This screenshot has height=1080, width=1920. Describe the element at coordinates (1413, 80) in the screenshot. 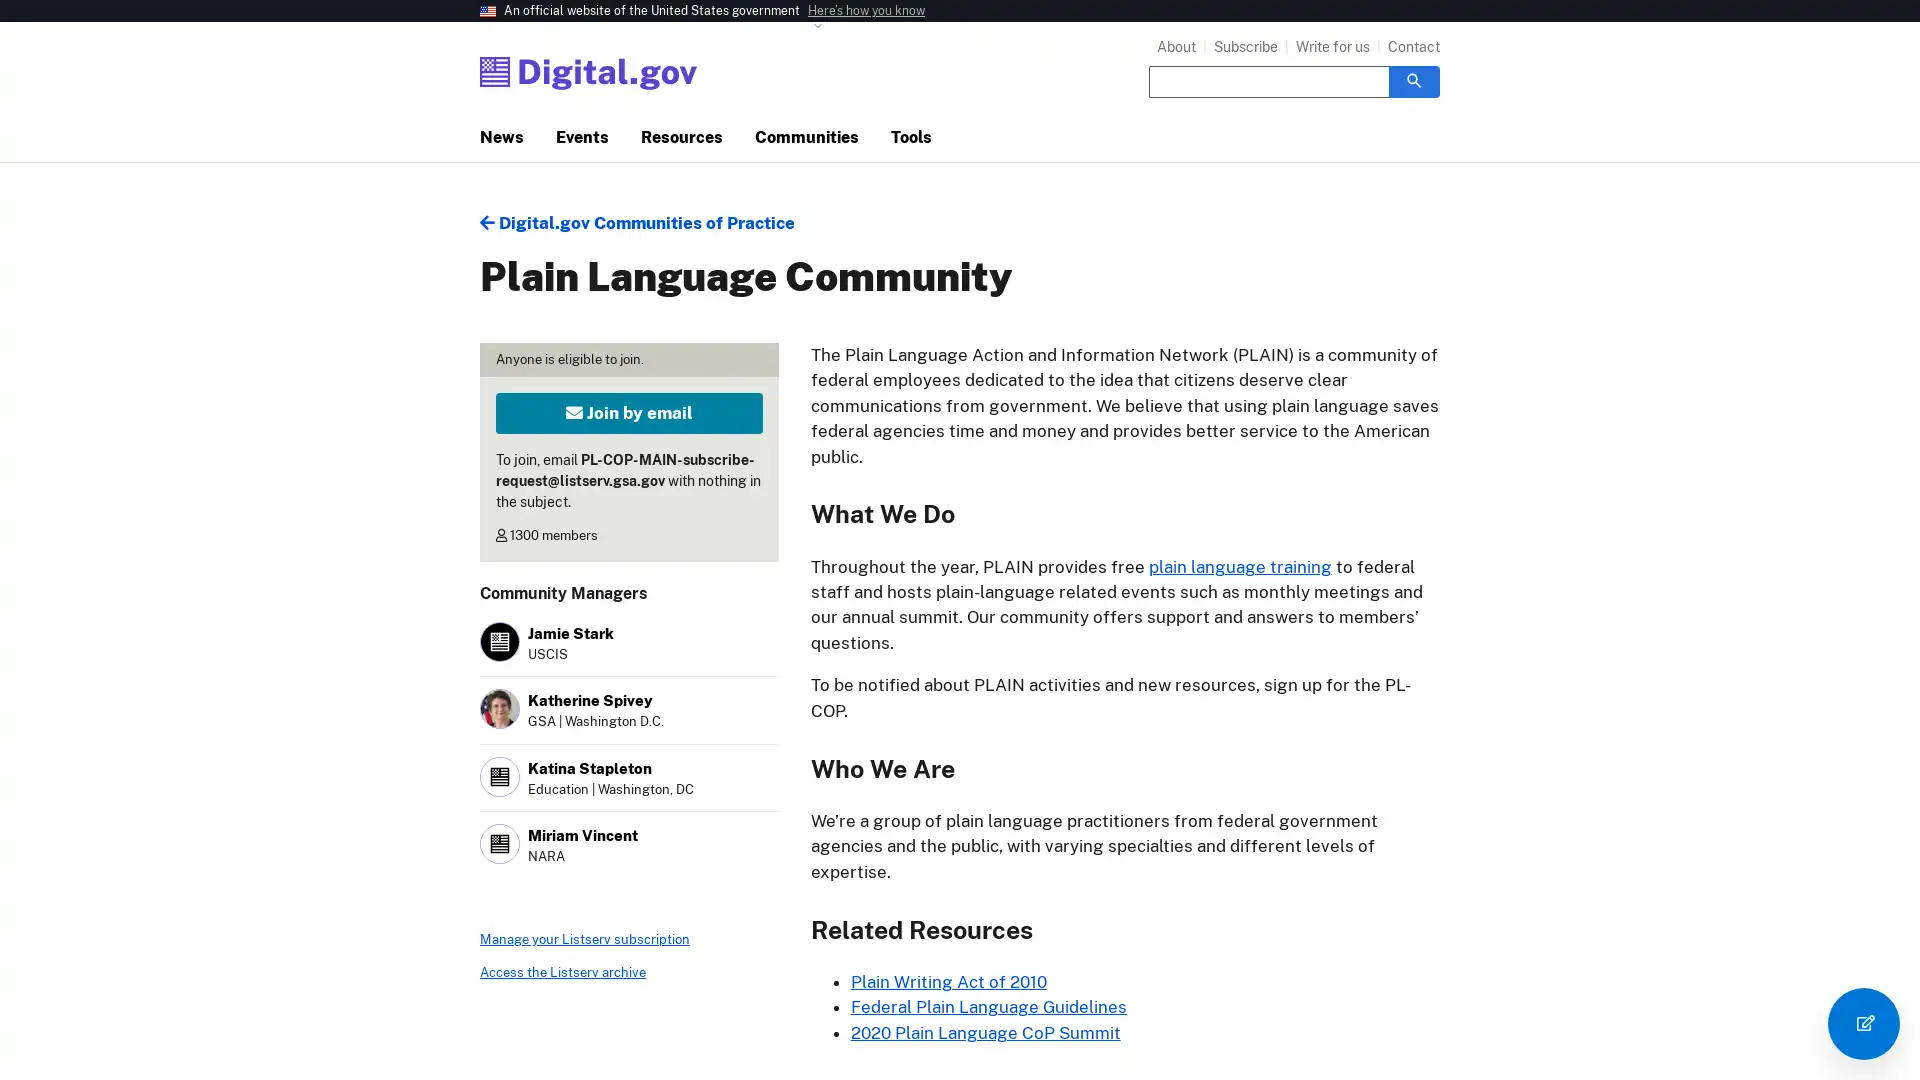

I see `Search` at that location.